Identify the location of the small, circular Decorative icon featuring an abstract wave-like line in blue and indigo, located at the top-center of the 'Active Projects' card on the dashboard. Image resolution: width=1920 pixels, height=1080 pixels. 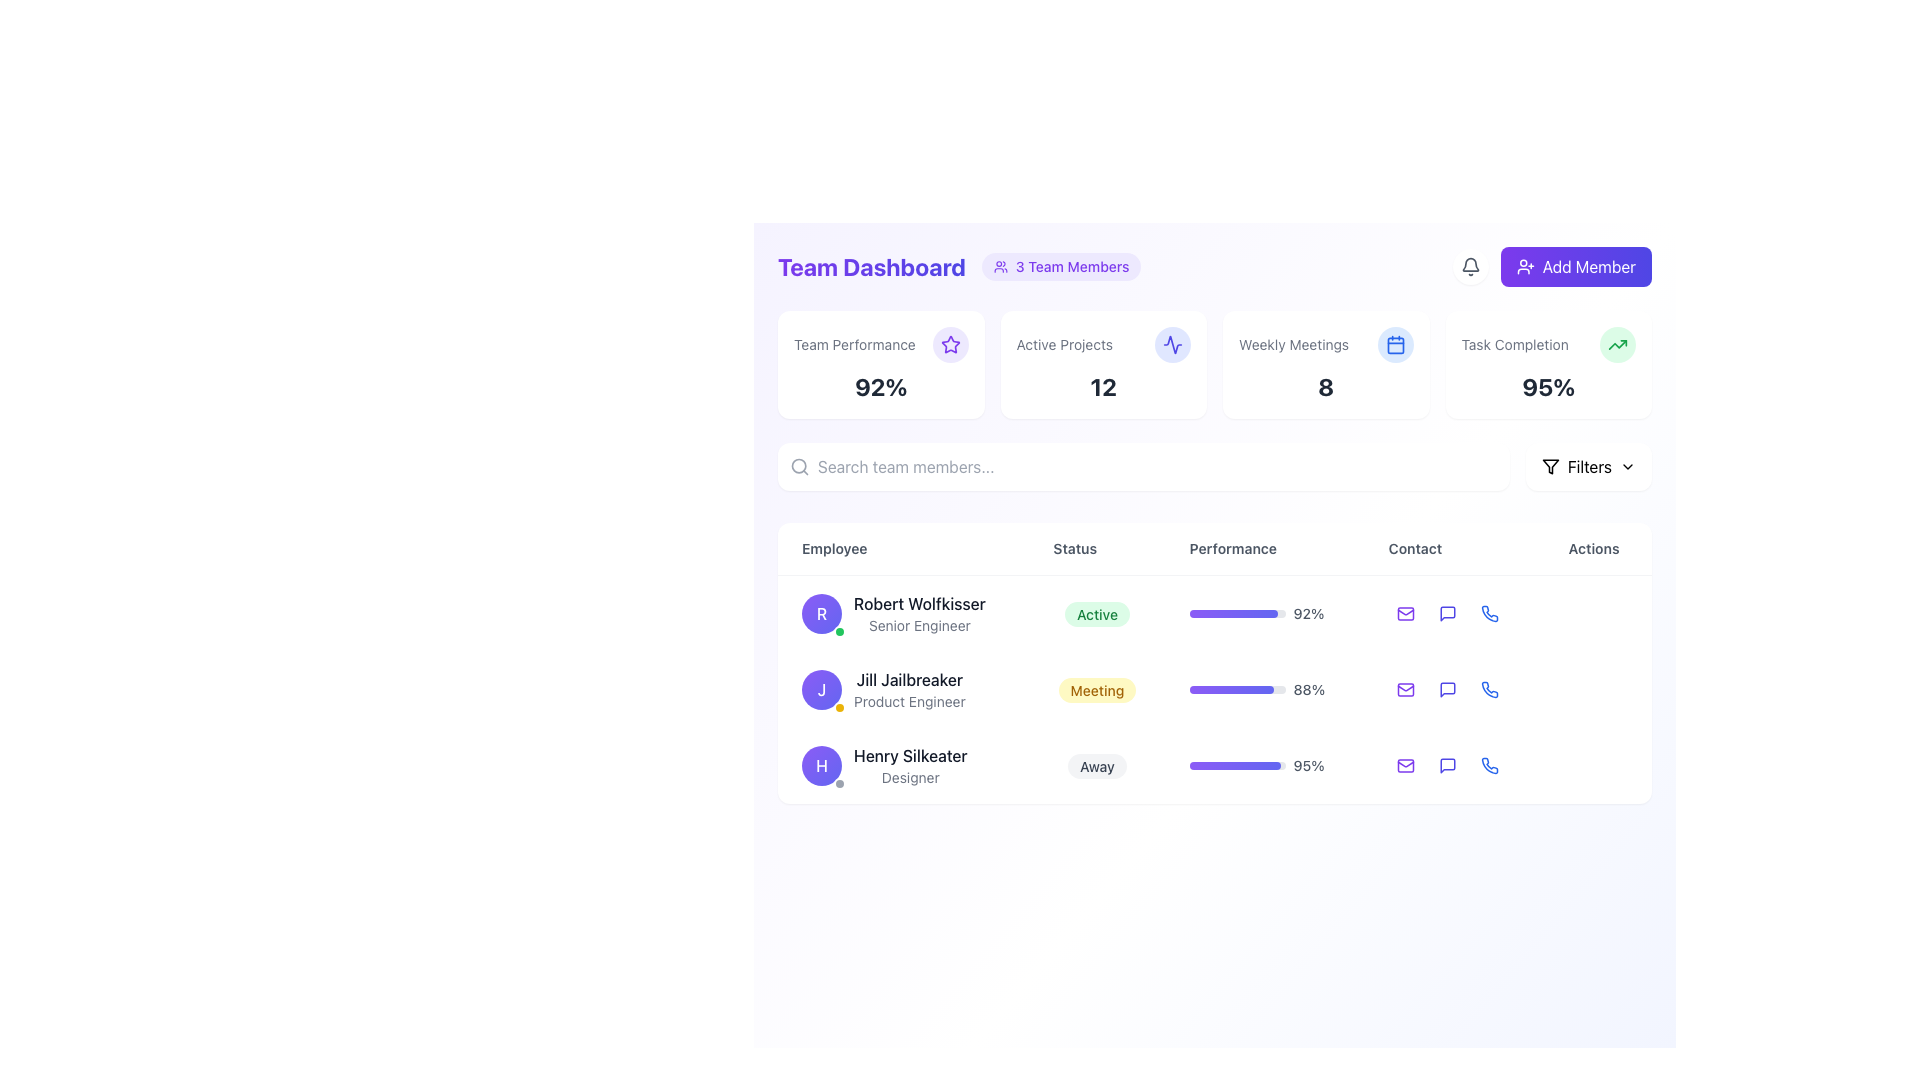
(1172, 343).